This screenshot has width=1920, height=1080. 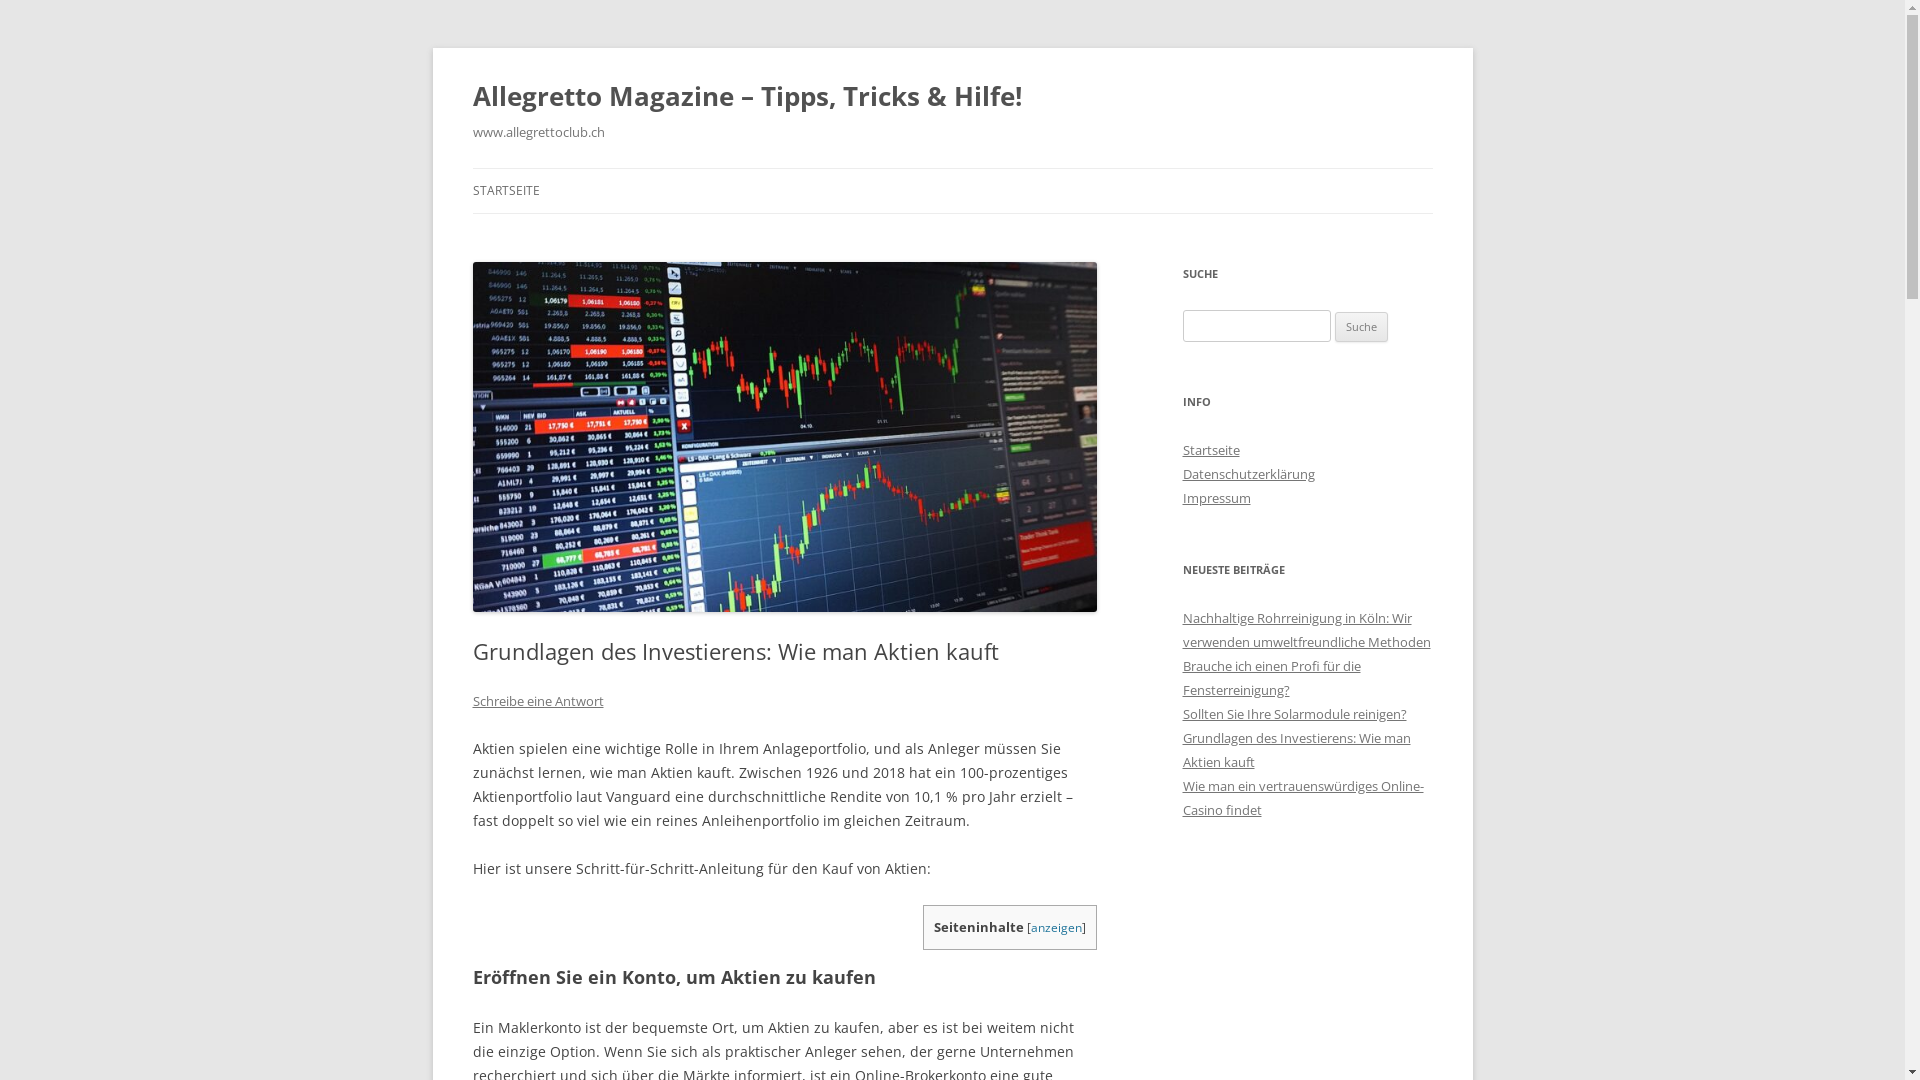 I want to click on 'STARTSEITE', so click(x=505, y=191).